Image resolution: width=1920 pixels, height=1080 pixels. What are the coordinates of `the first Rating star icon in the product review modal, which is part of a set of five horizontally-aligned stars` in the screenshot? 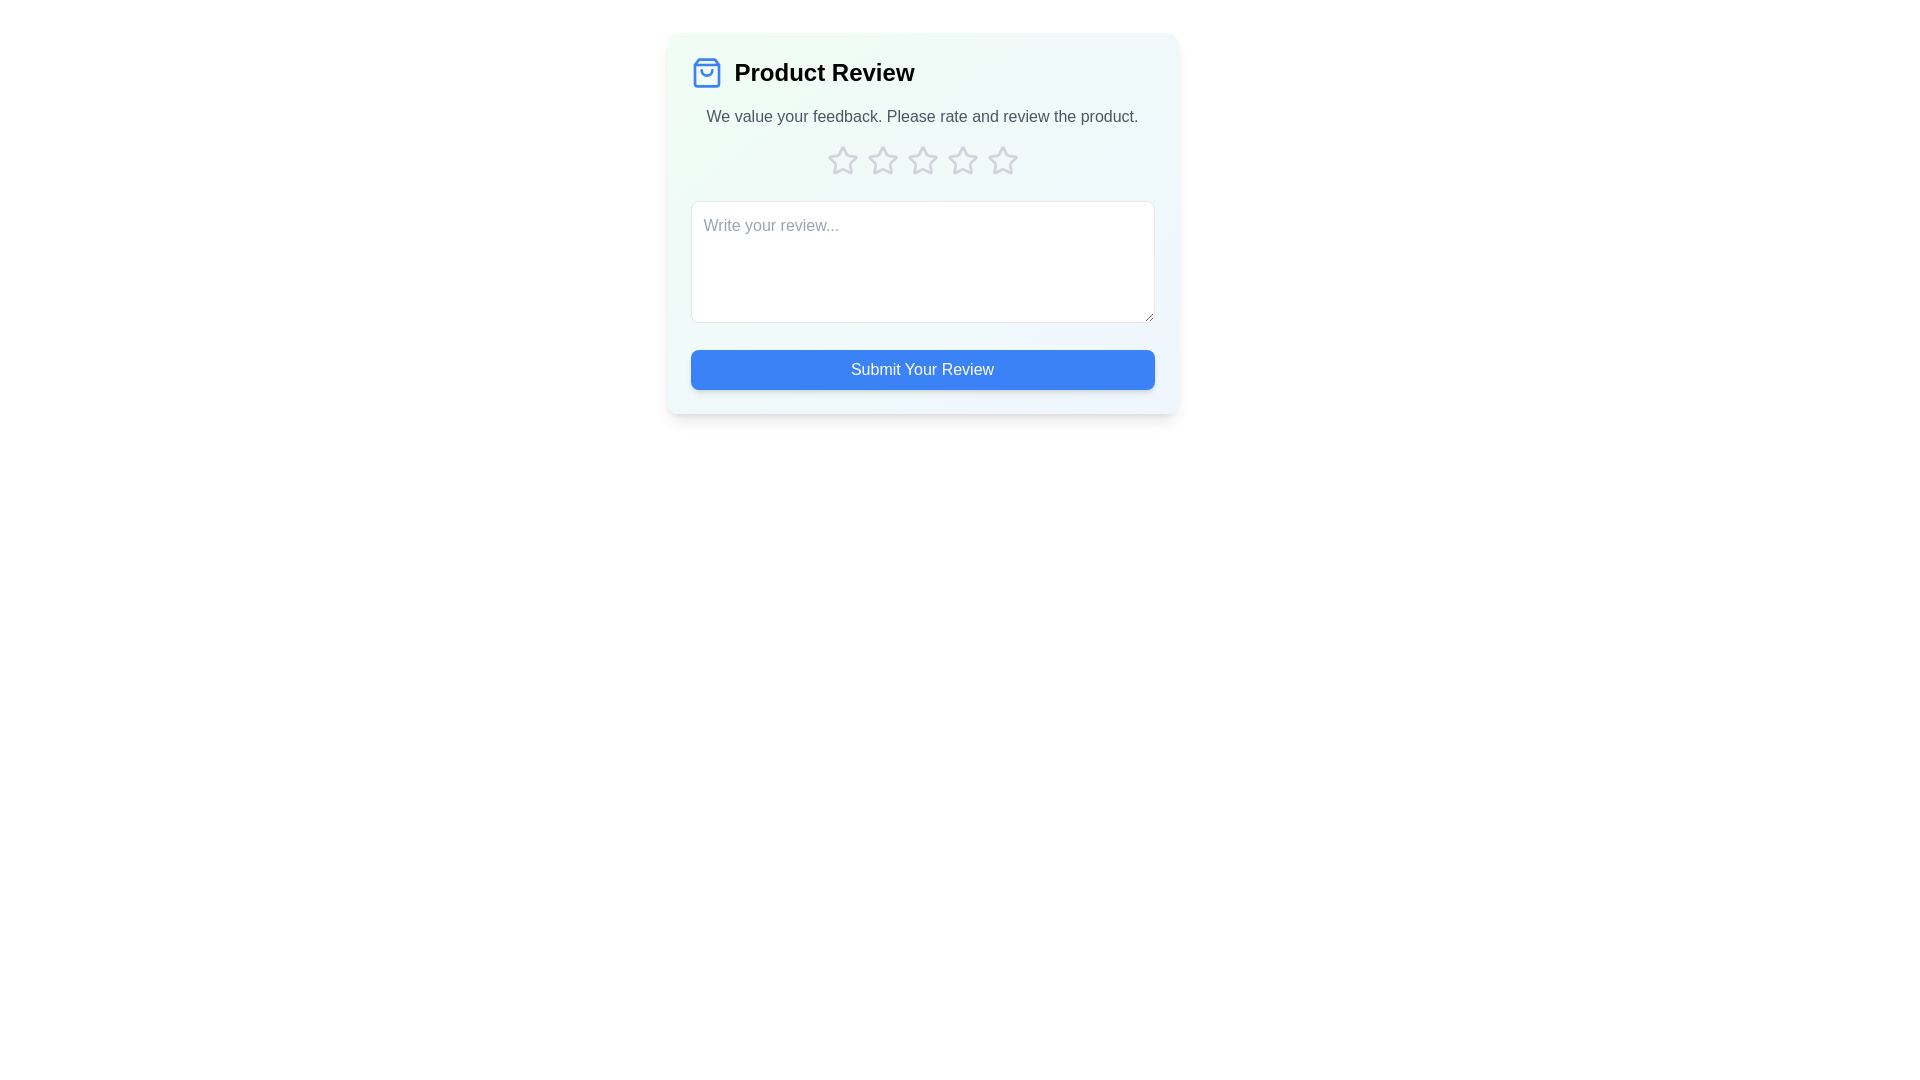 It's located at (842, 159).